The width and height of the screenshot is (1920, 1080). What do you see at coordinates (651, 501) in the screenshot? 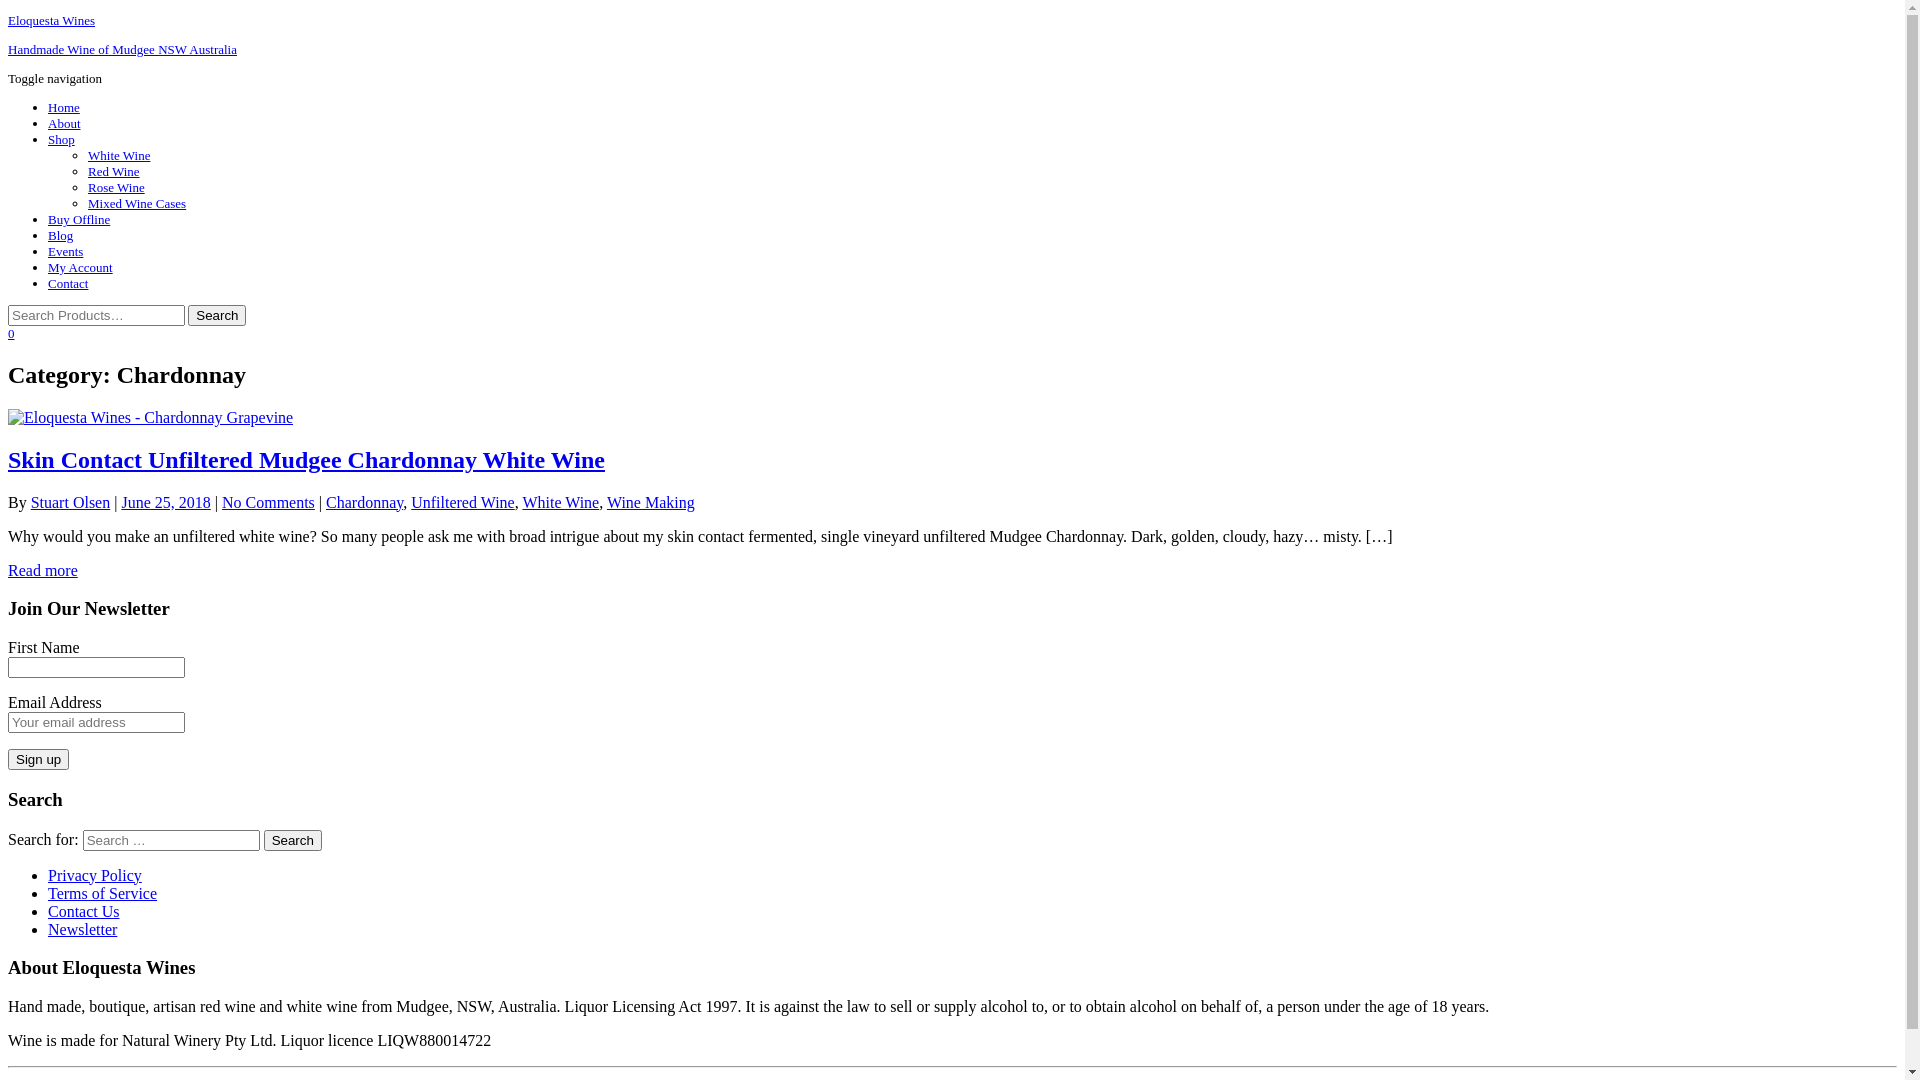
I see `'Wine Making'` at bounding box center [651, 501].